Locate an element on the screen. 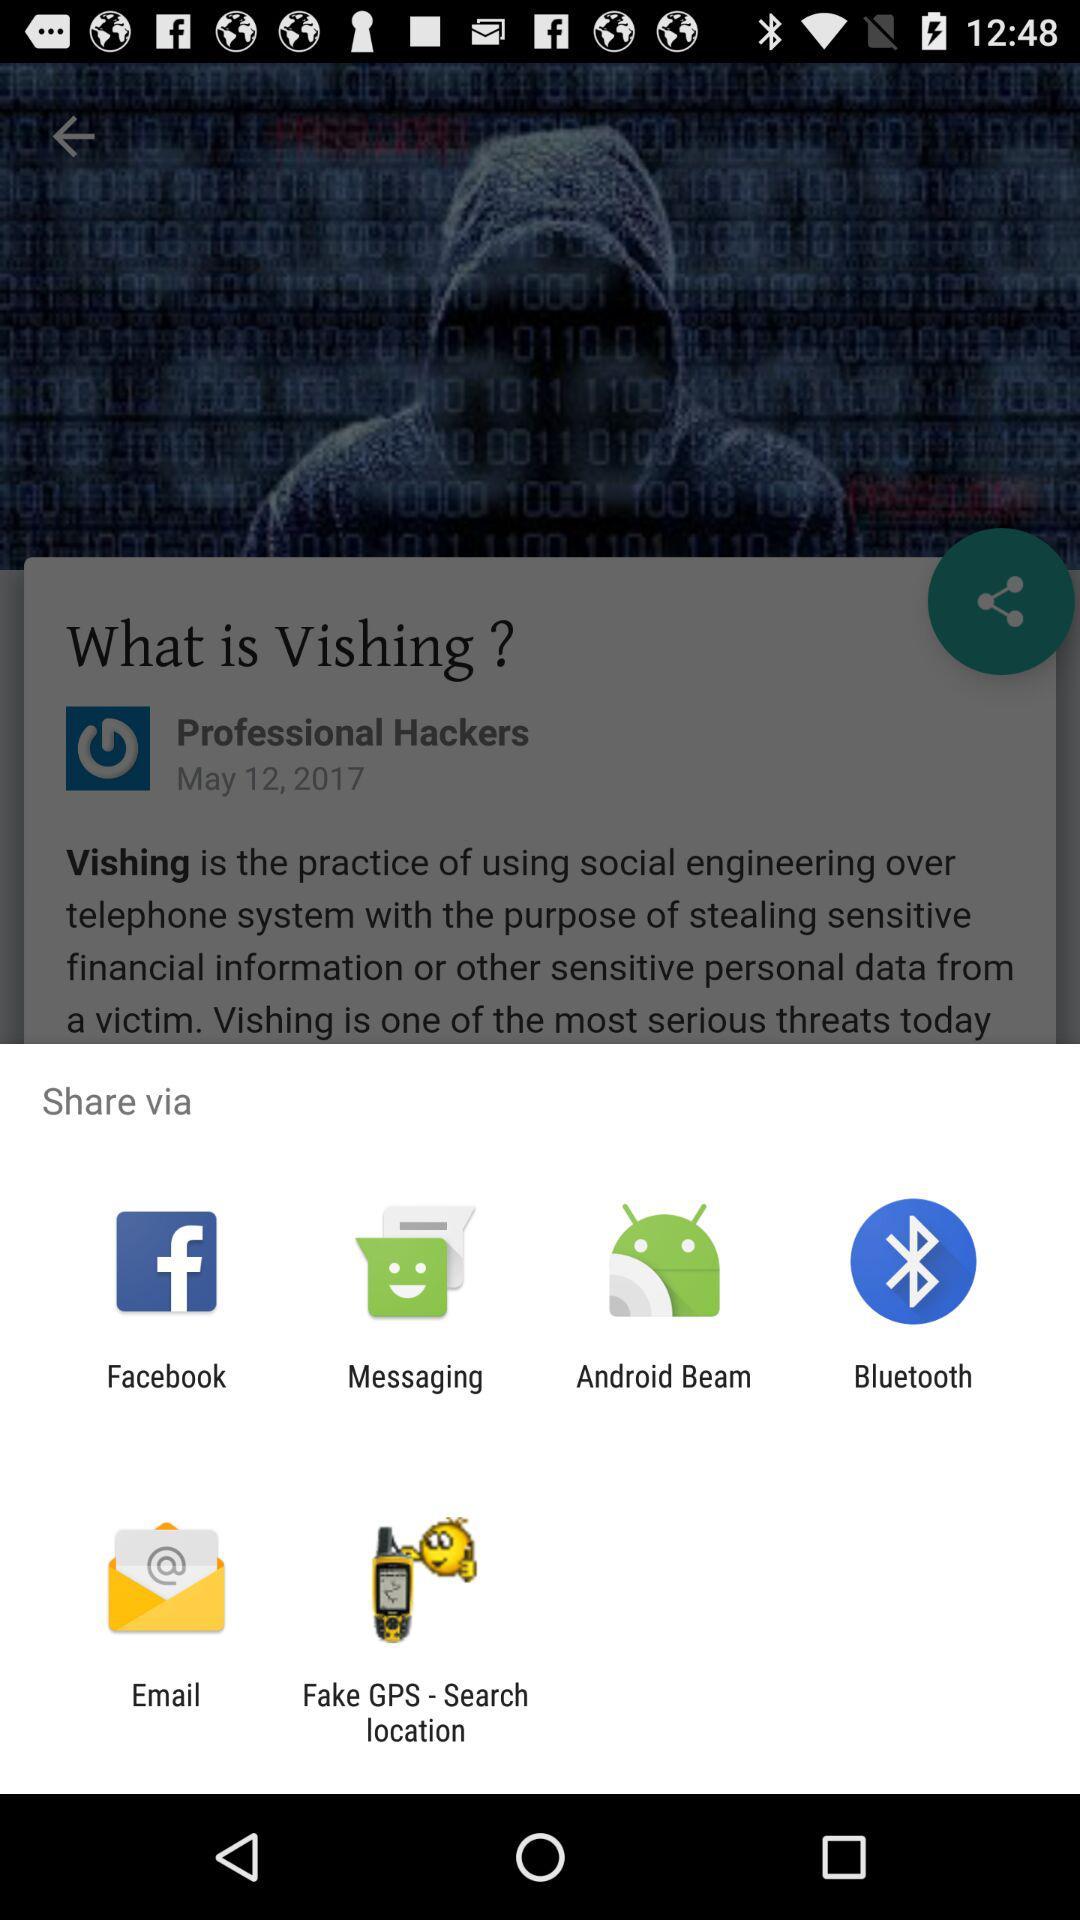 This screenshot has width=1080, height=1920. the item to the right of facebook is located at coordinates (414, 1392).